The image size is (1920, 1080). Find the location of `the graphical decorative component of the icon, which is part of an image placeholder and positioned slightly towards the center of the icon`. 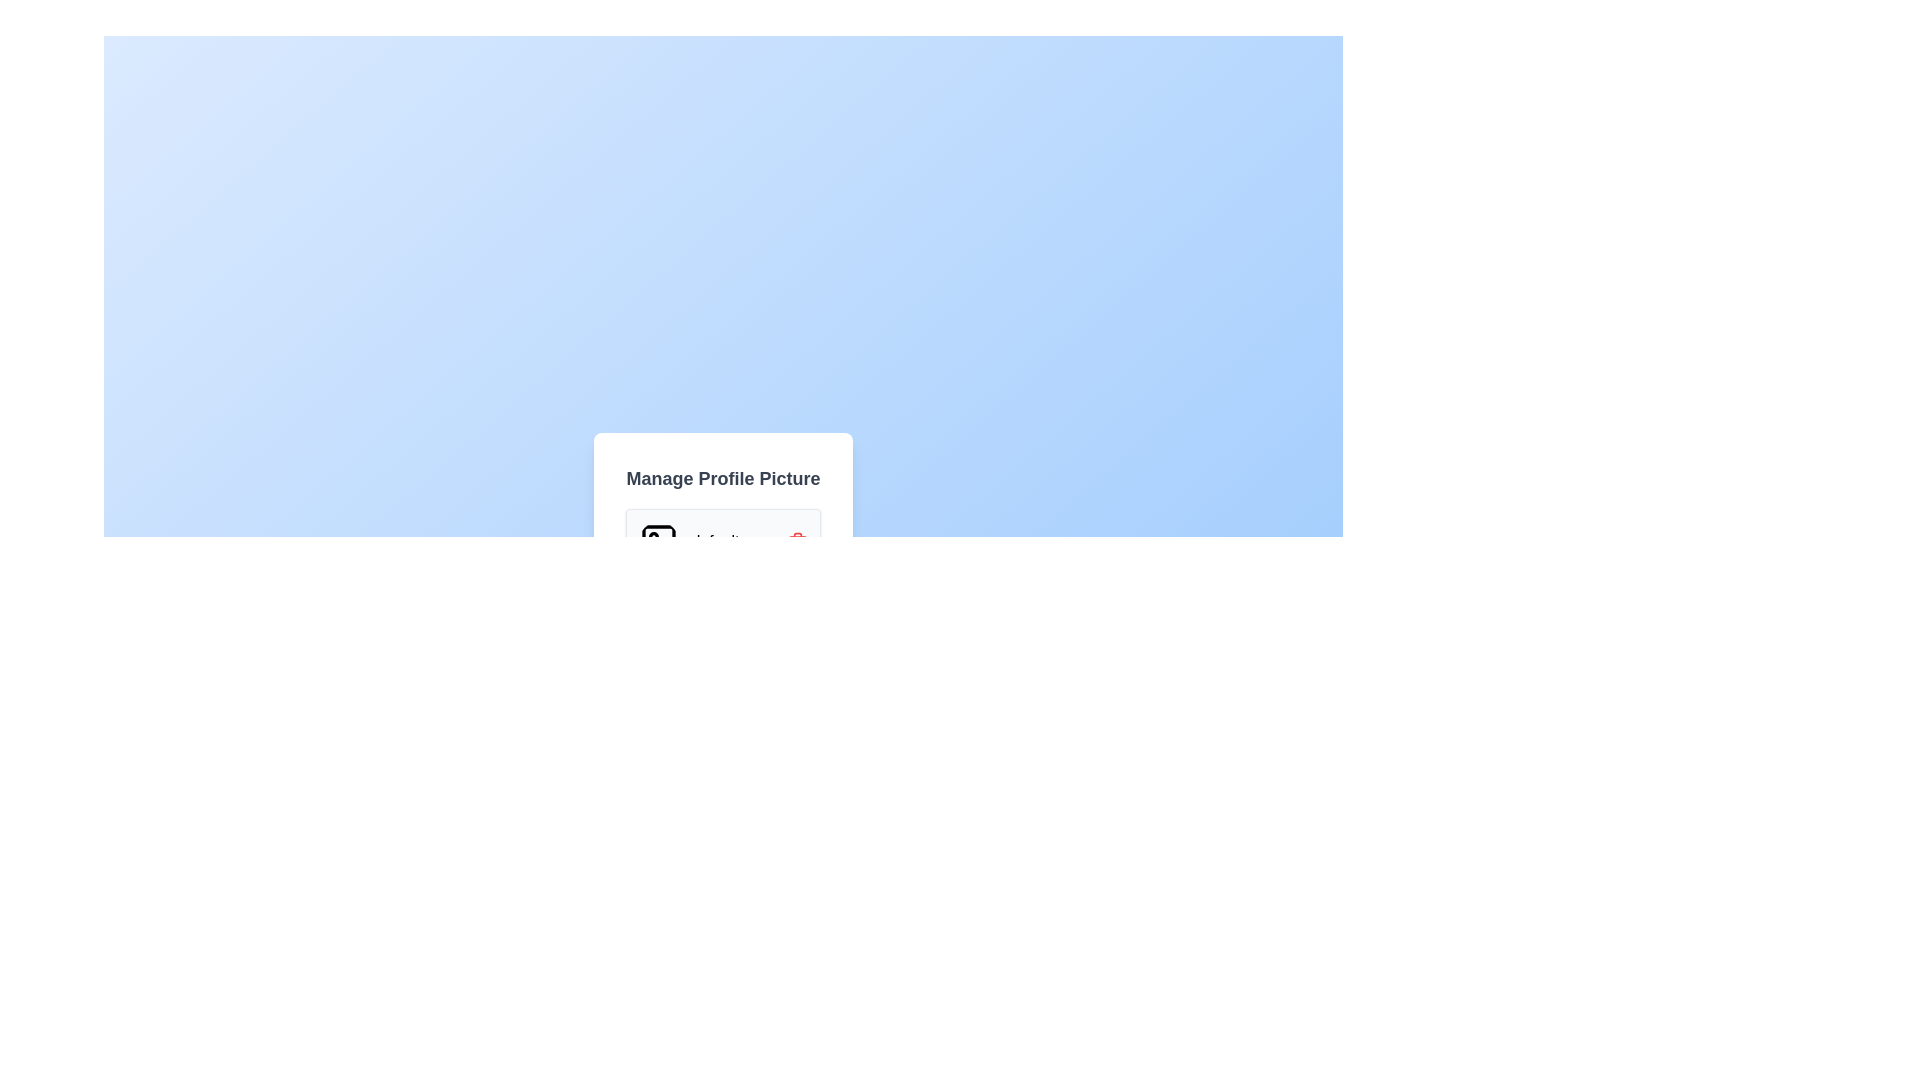

the graphical decorative component of the icon, which is part of an image placeholder and positioned slightly towards the center of the icon is located at coordinates (659, 542).